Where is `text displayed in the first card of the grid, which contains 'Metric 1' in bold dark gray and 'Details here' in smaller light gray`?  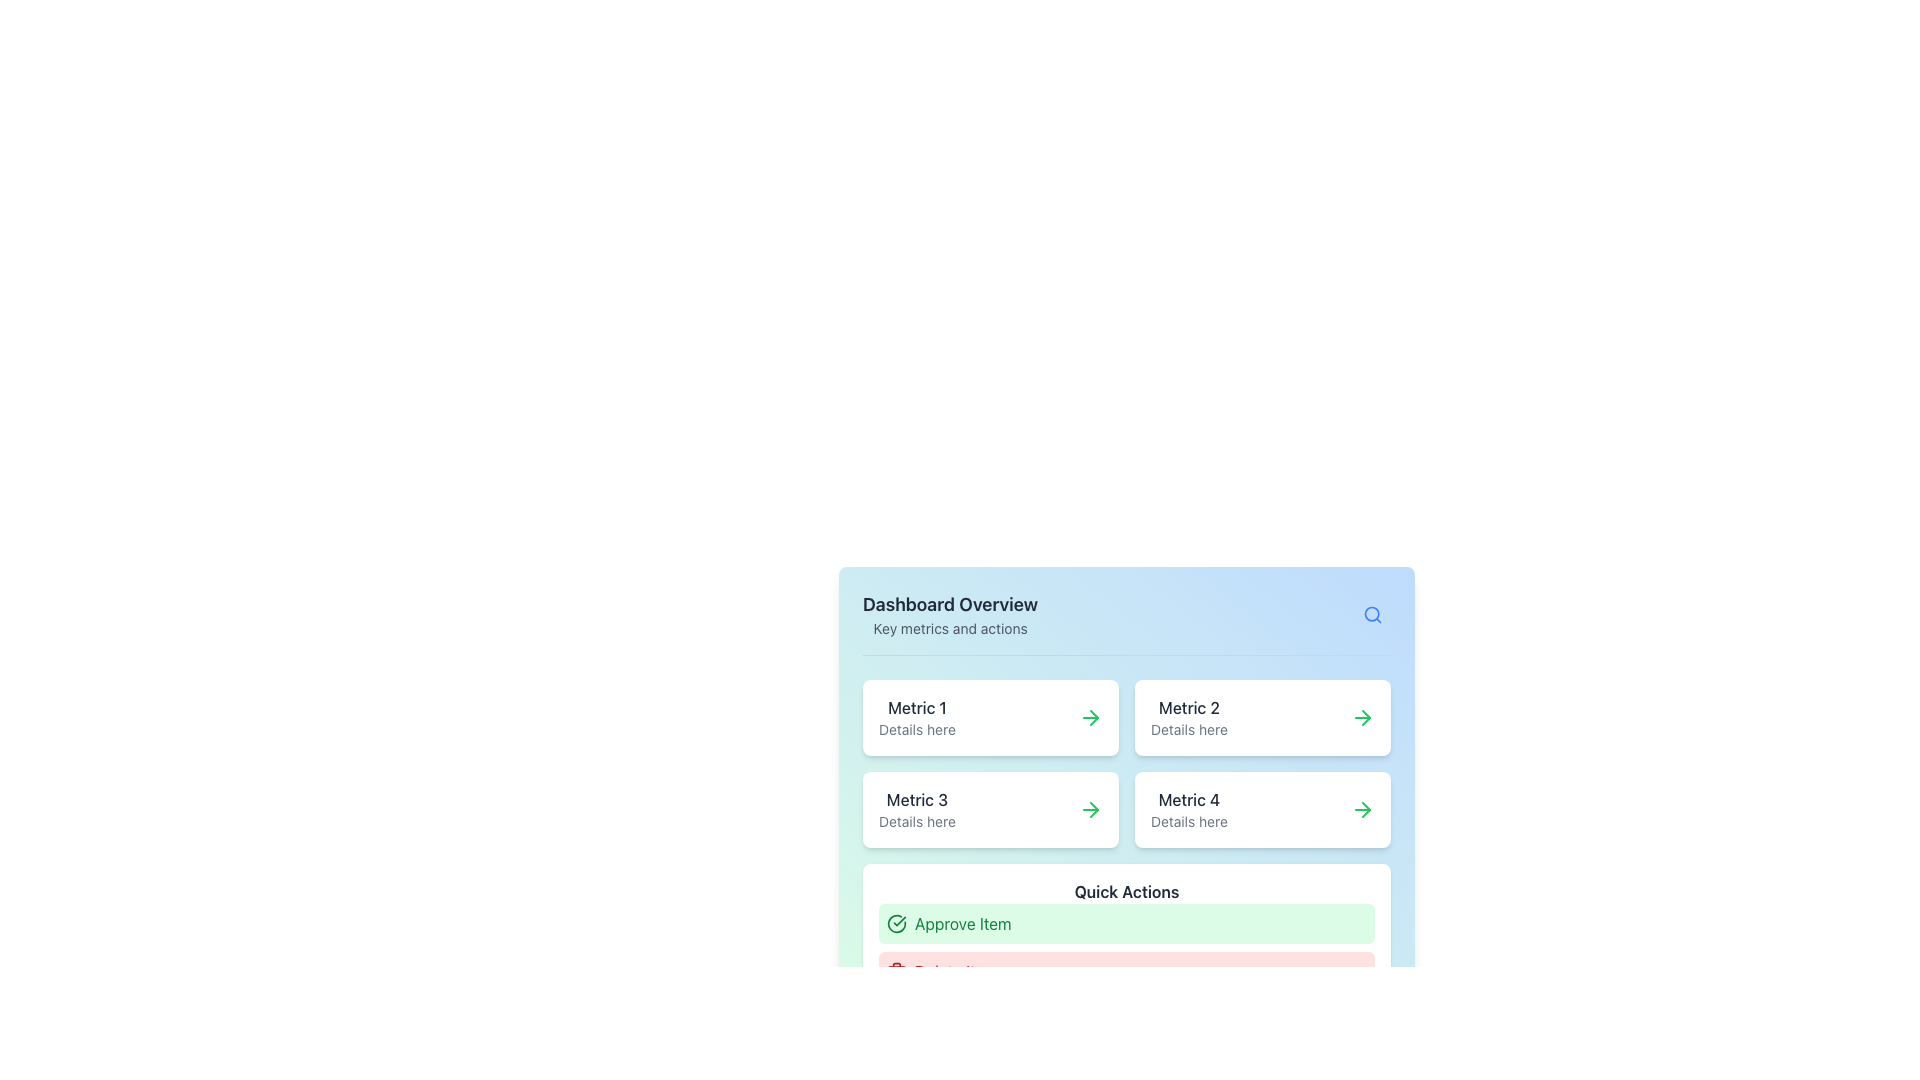
text displayed in the first card of the grid, which contains 'Metric 1' in bold dark gray and 'Details here' in smaller light gray is located at coordinates (916, 716).